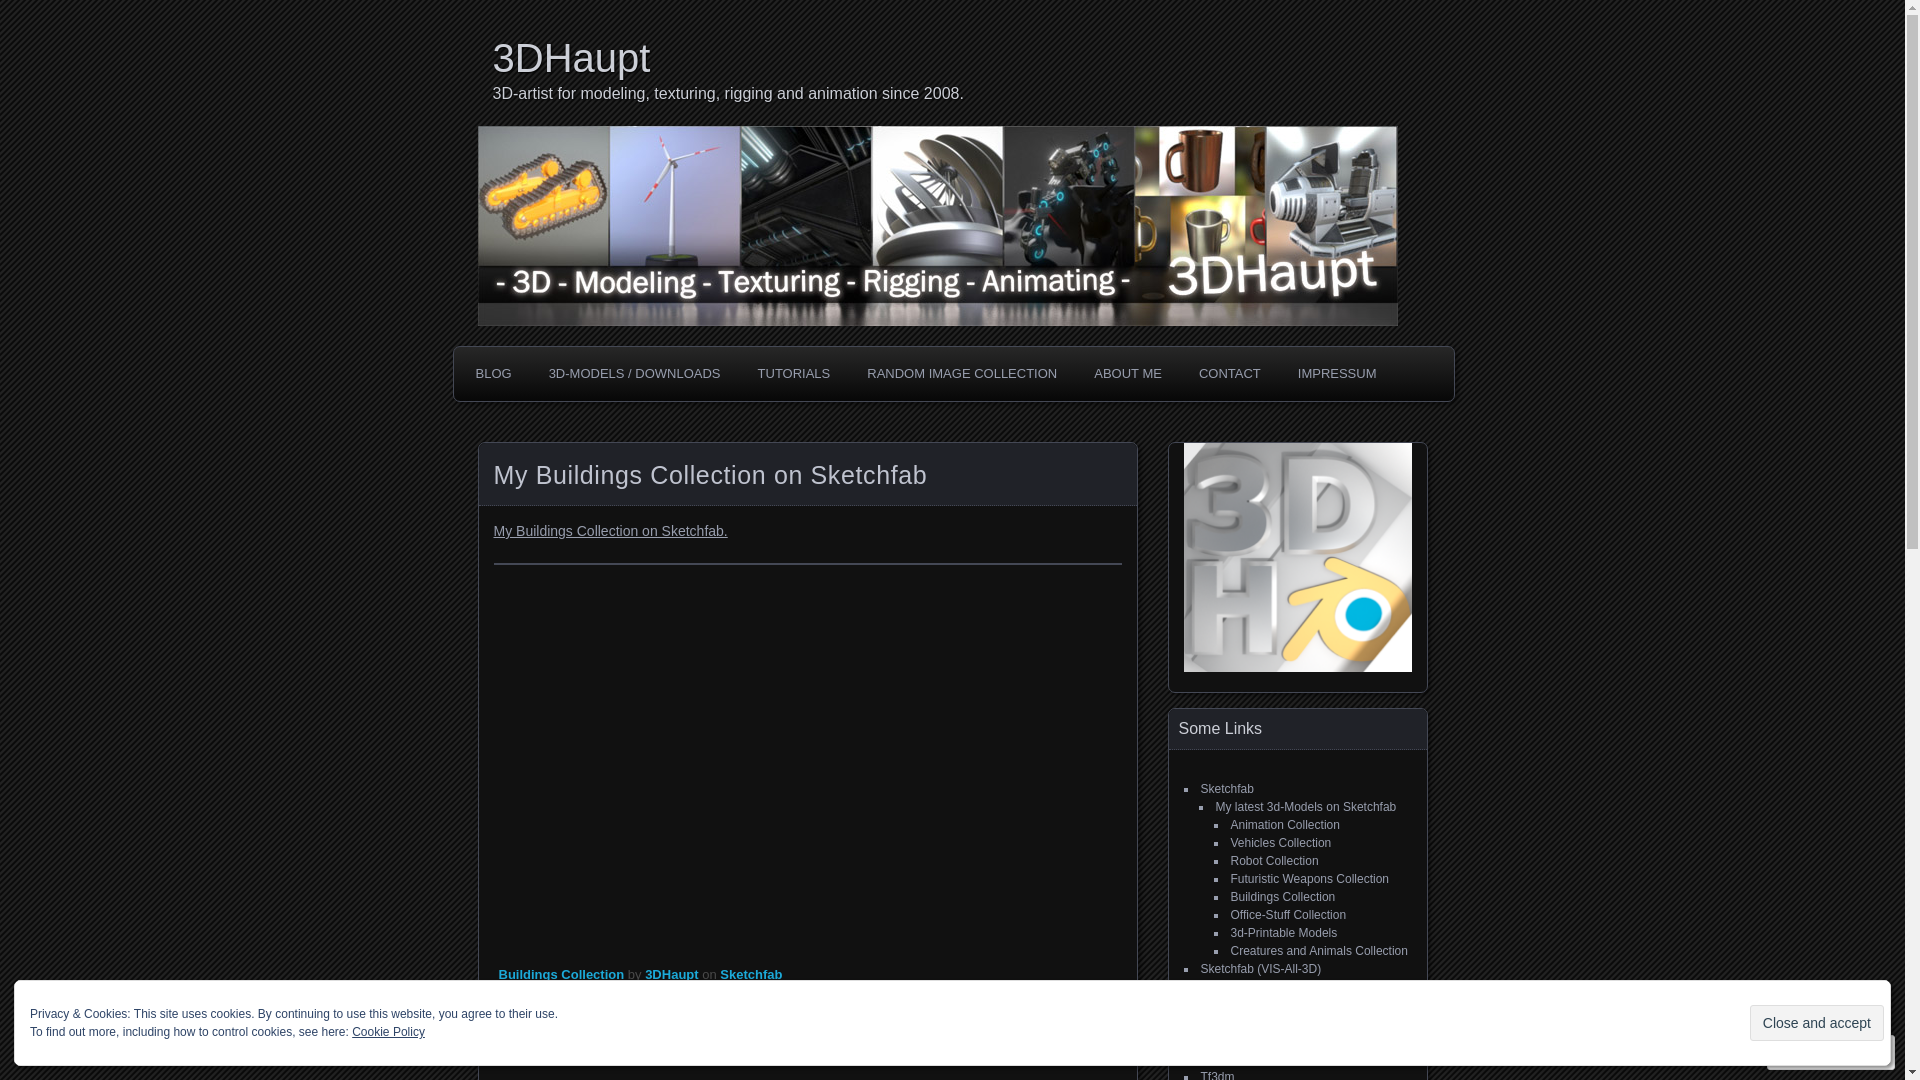 The width and height of the screenshot is (1920, 1080). I want to click on 'Animation Collection', so click(1284, 825).